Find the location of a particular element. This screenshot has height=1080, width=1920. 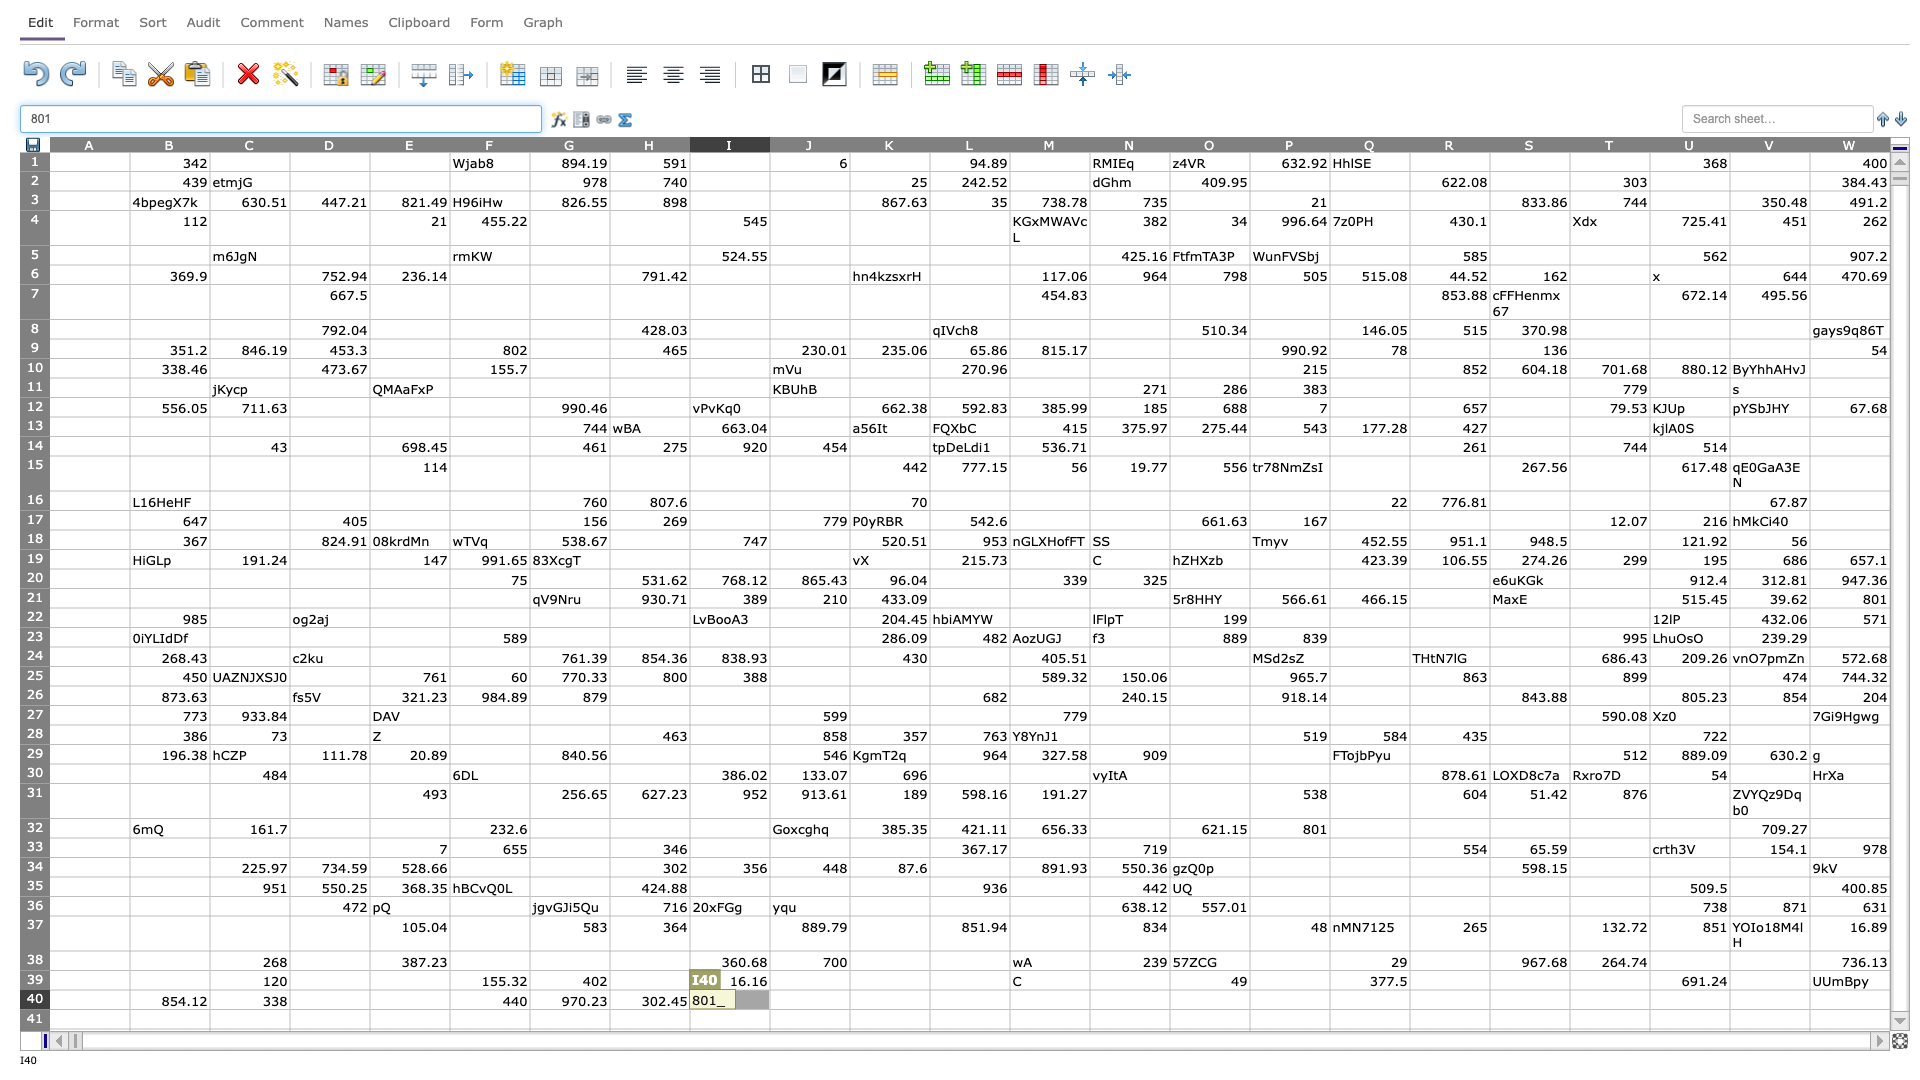

left edge at column J row 40 is located at coordinates (768, 999).